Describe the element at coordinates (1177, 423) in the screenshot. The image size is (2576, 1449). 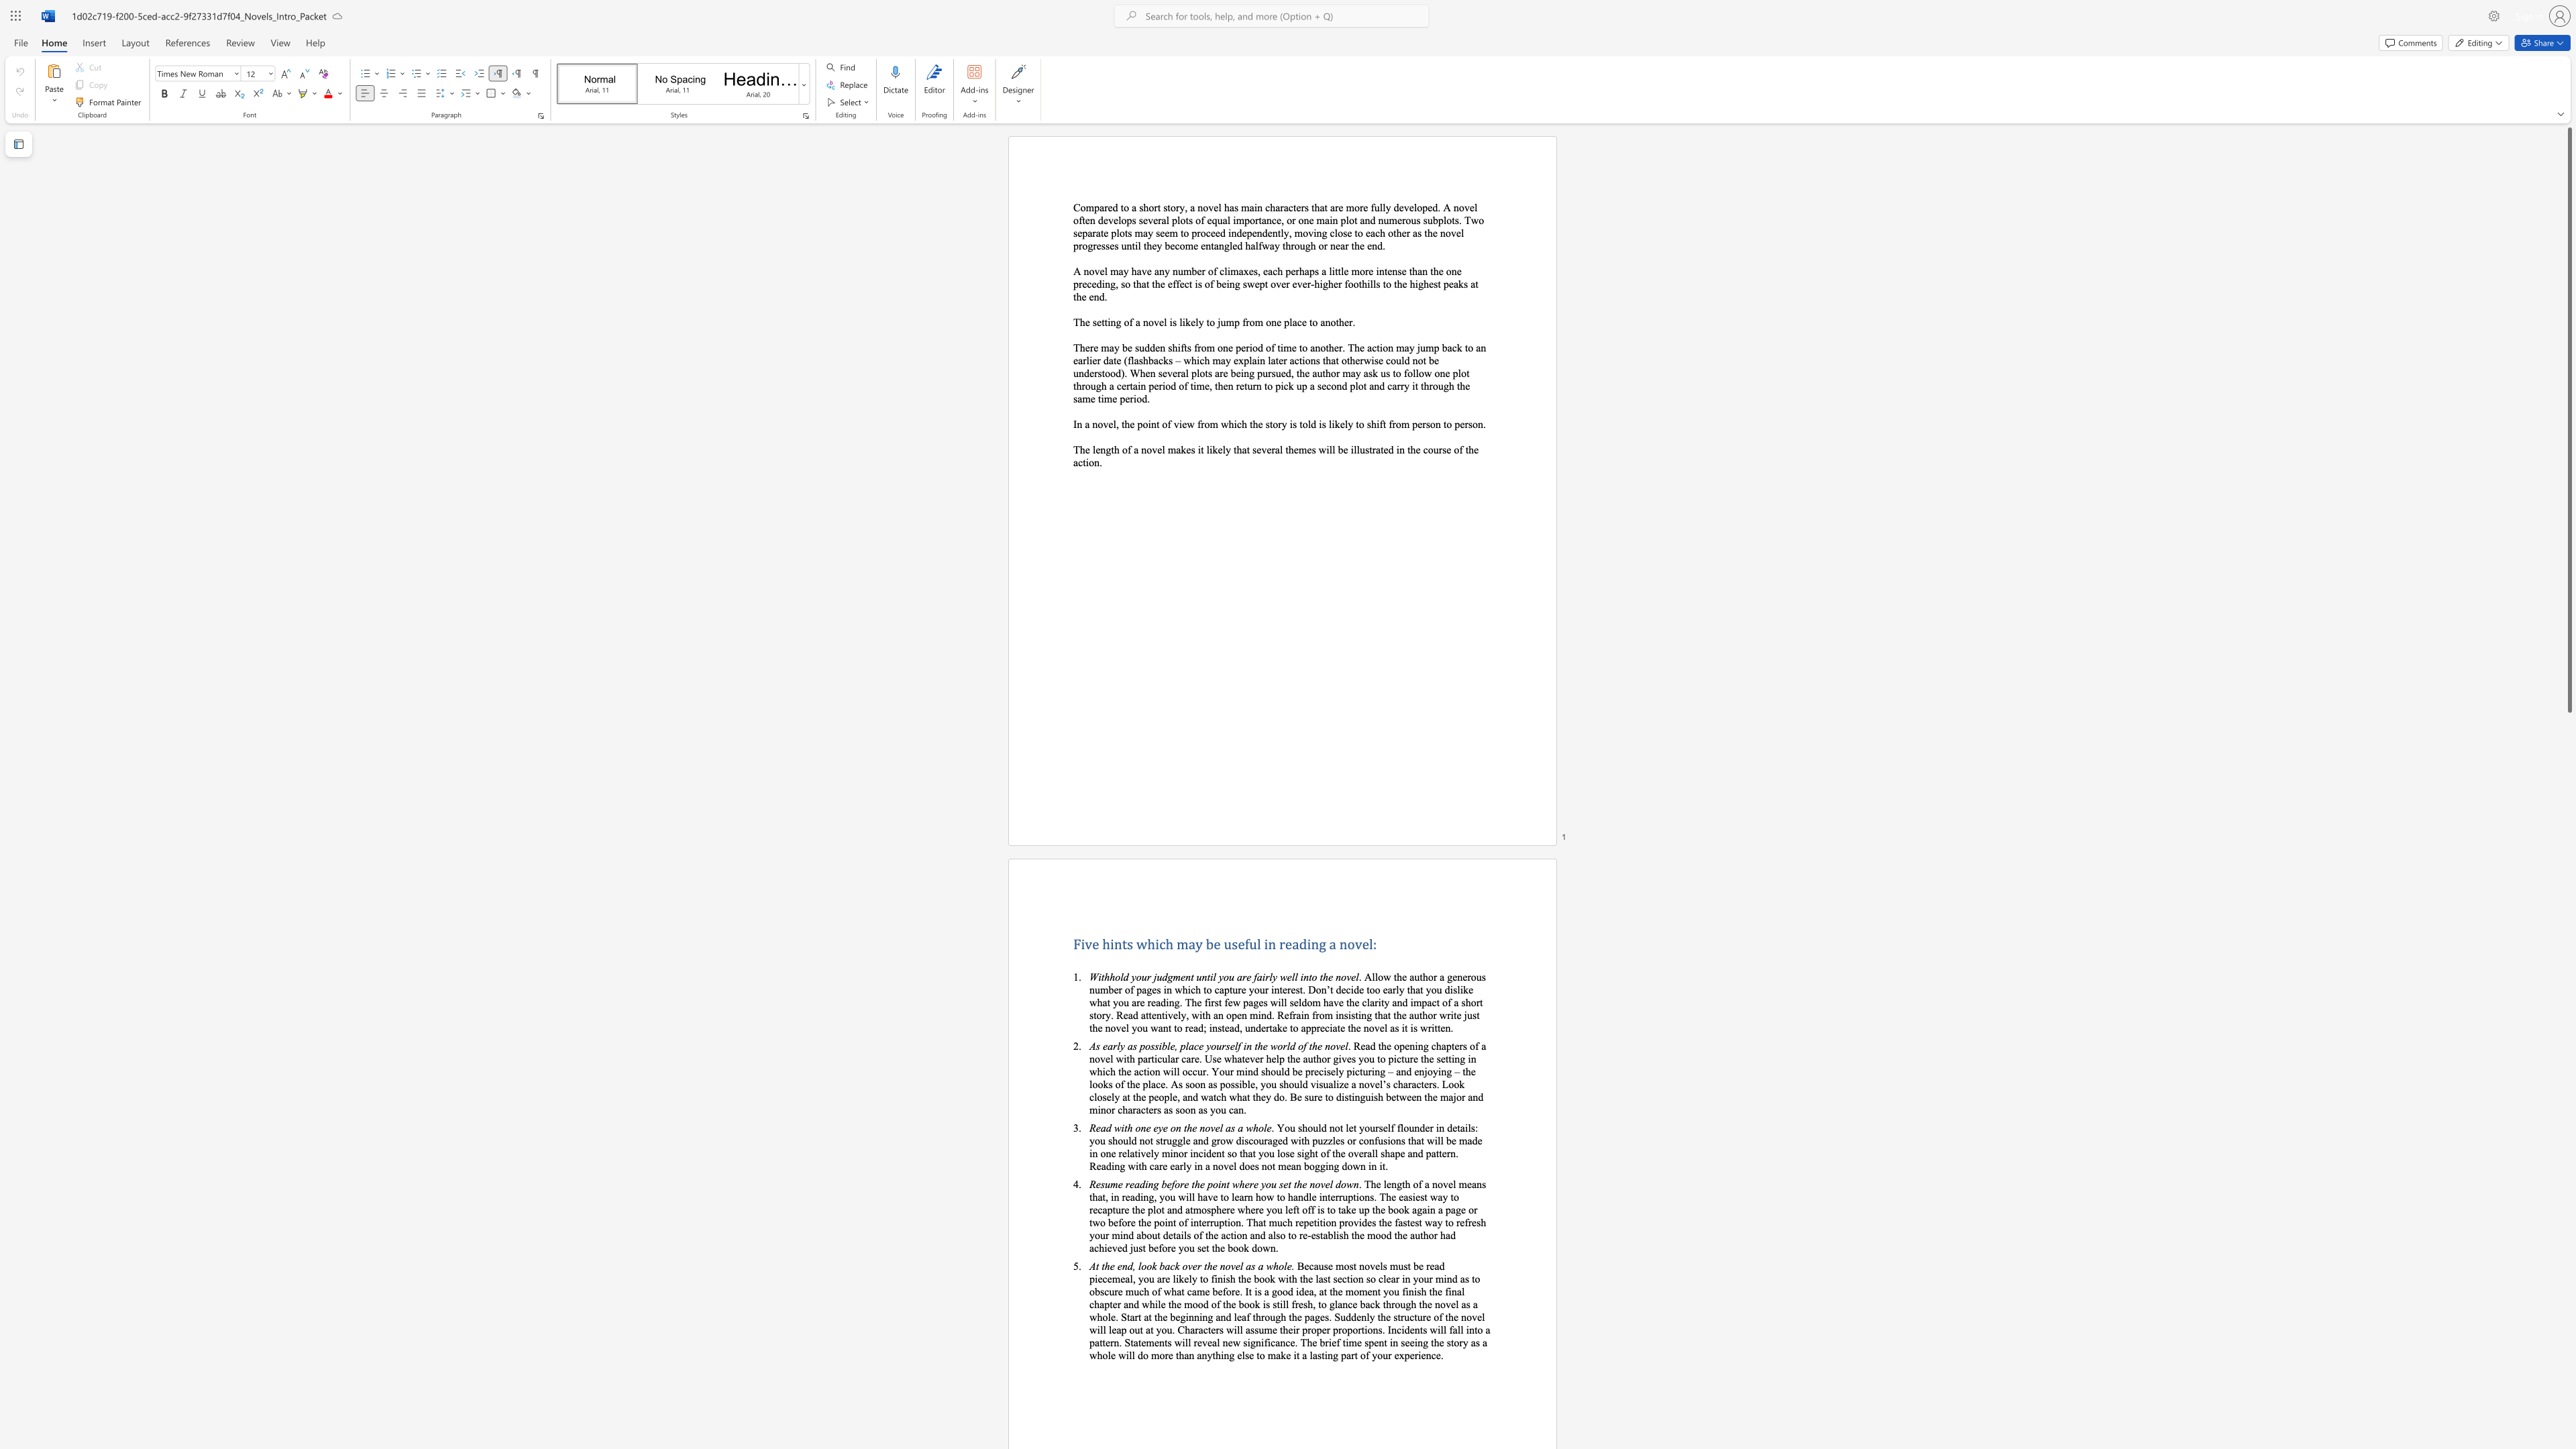
I see `the subset text "iew from which the story is told is likely" within the text "In a novel, the point of view from which the story is told is likely to shift from person to person."` at that location.